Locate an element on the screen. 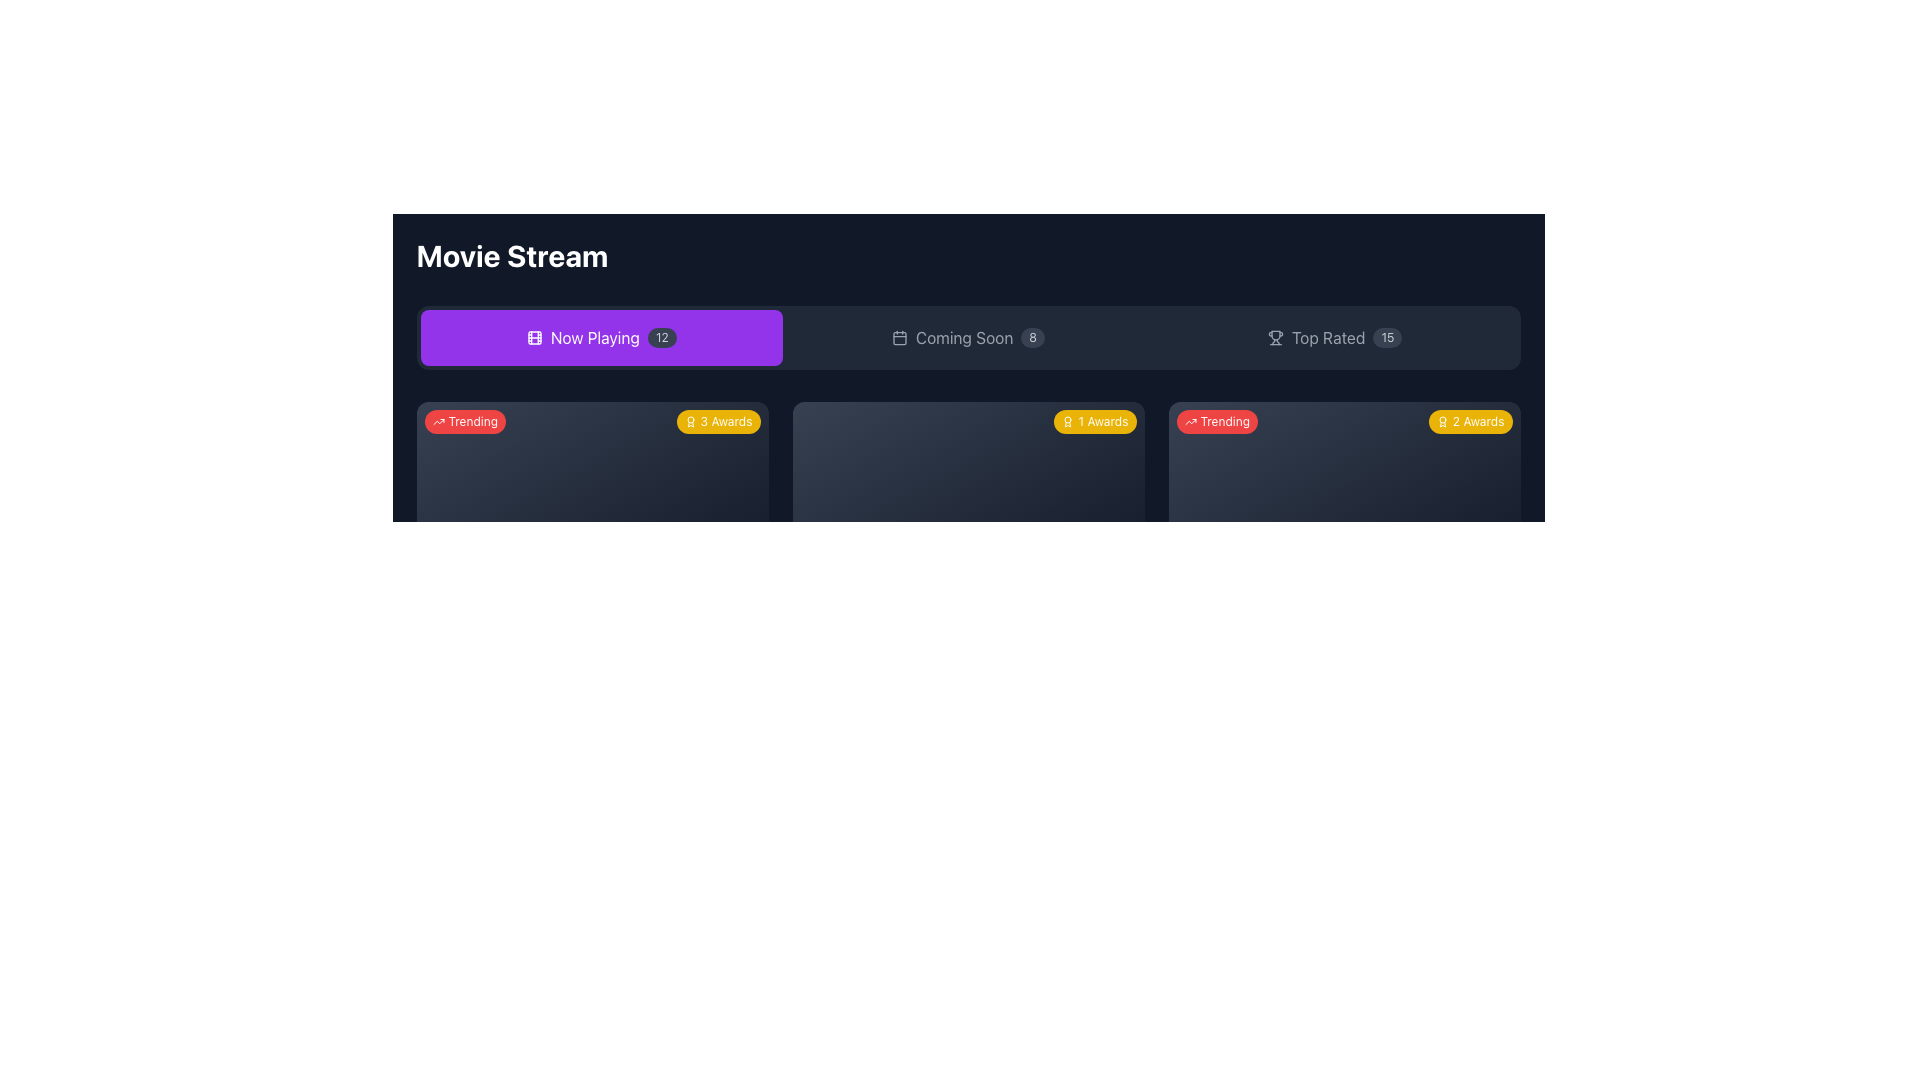  the 'Now Playing' button icon located in the center-left section of the purple button that is part of the top navigation interface is located at coordinates (534, 337).